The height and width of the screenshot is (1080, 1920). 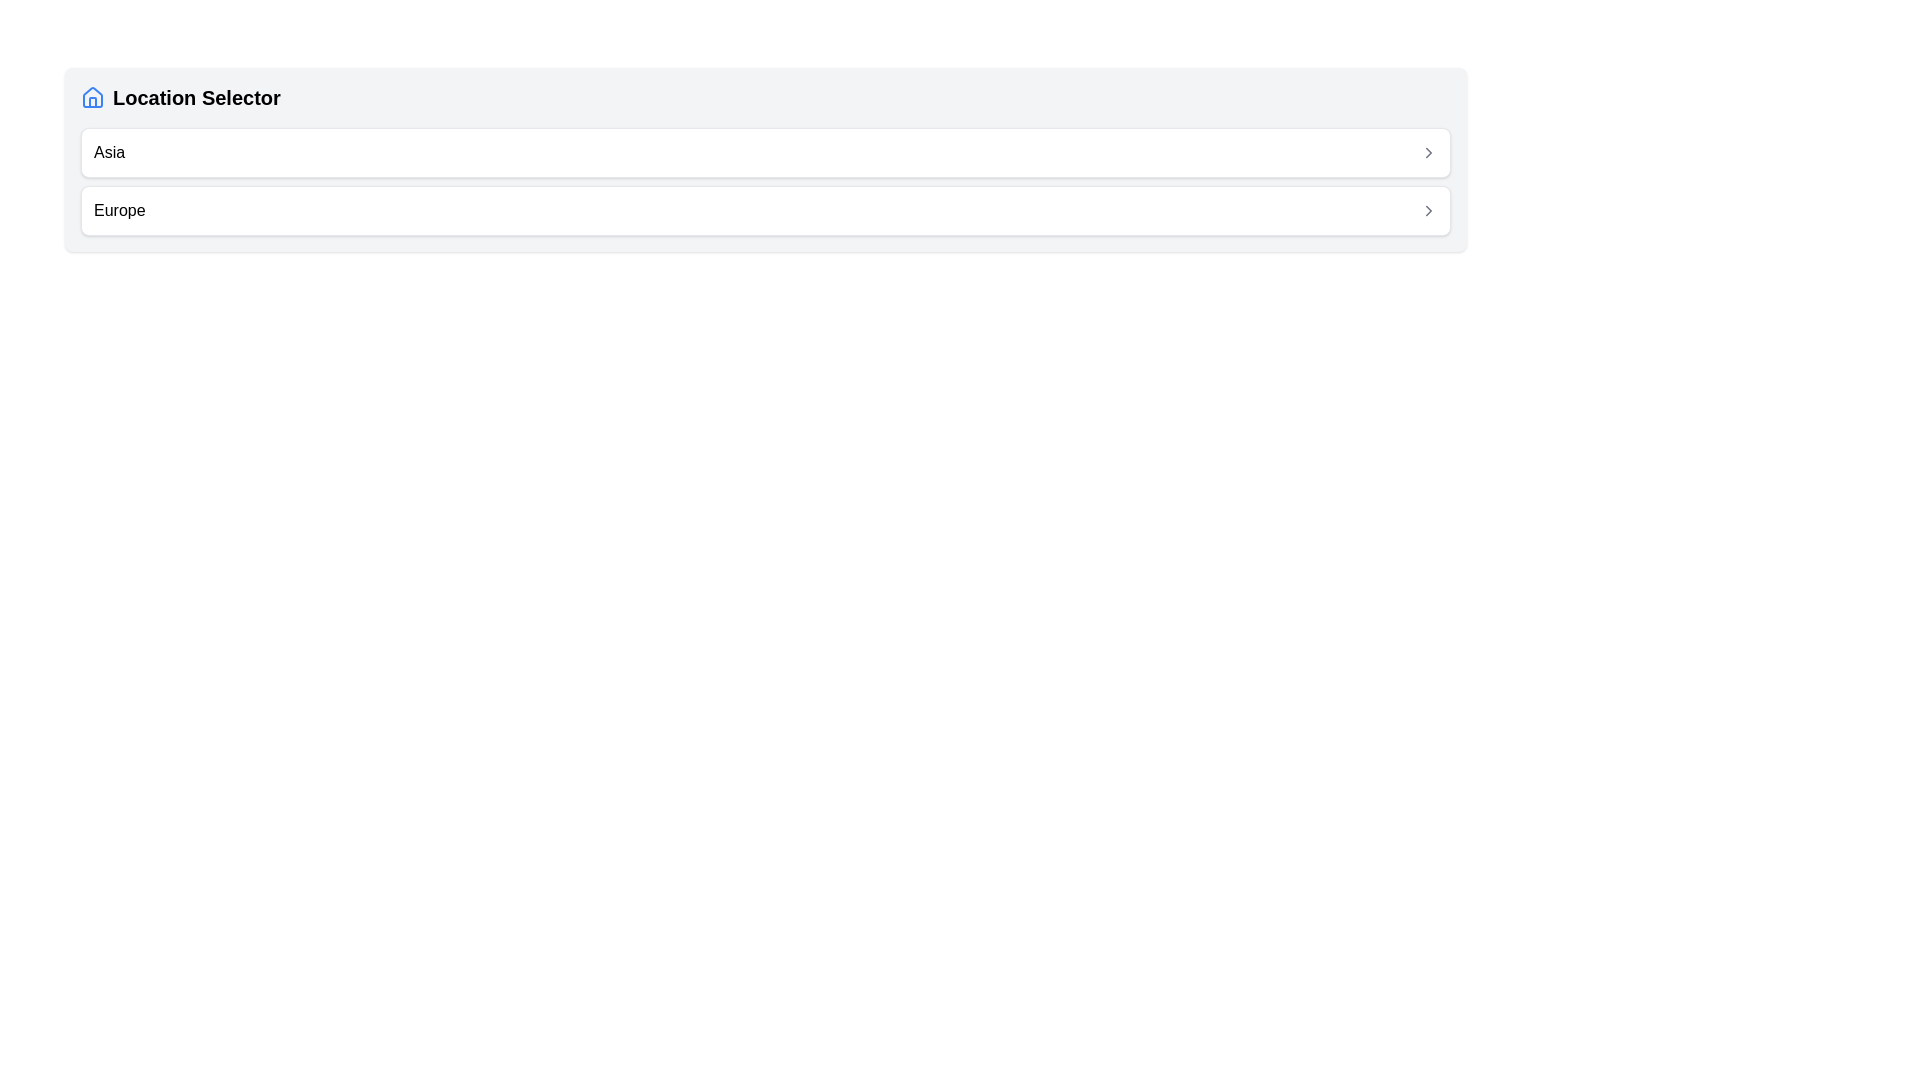 What do you see at coordinates (1428, 211) in the screenshot?
I see `the rightmost icon in the bottom row labeled 'Europe'` at bounding box center [1428, 211].